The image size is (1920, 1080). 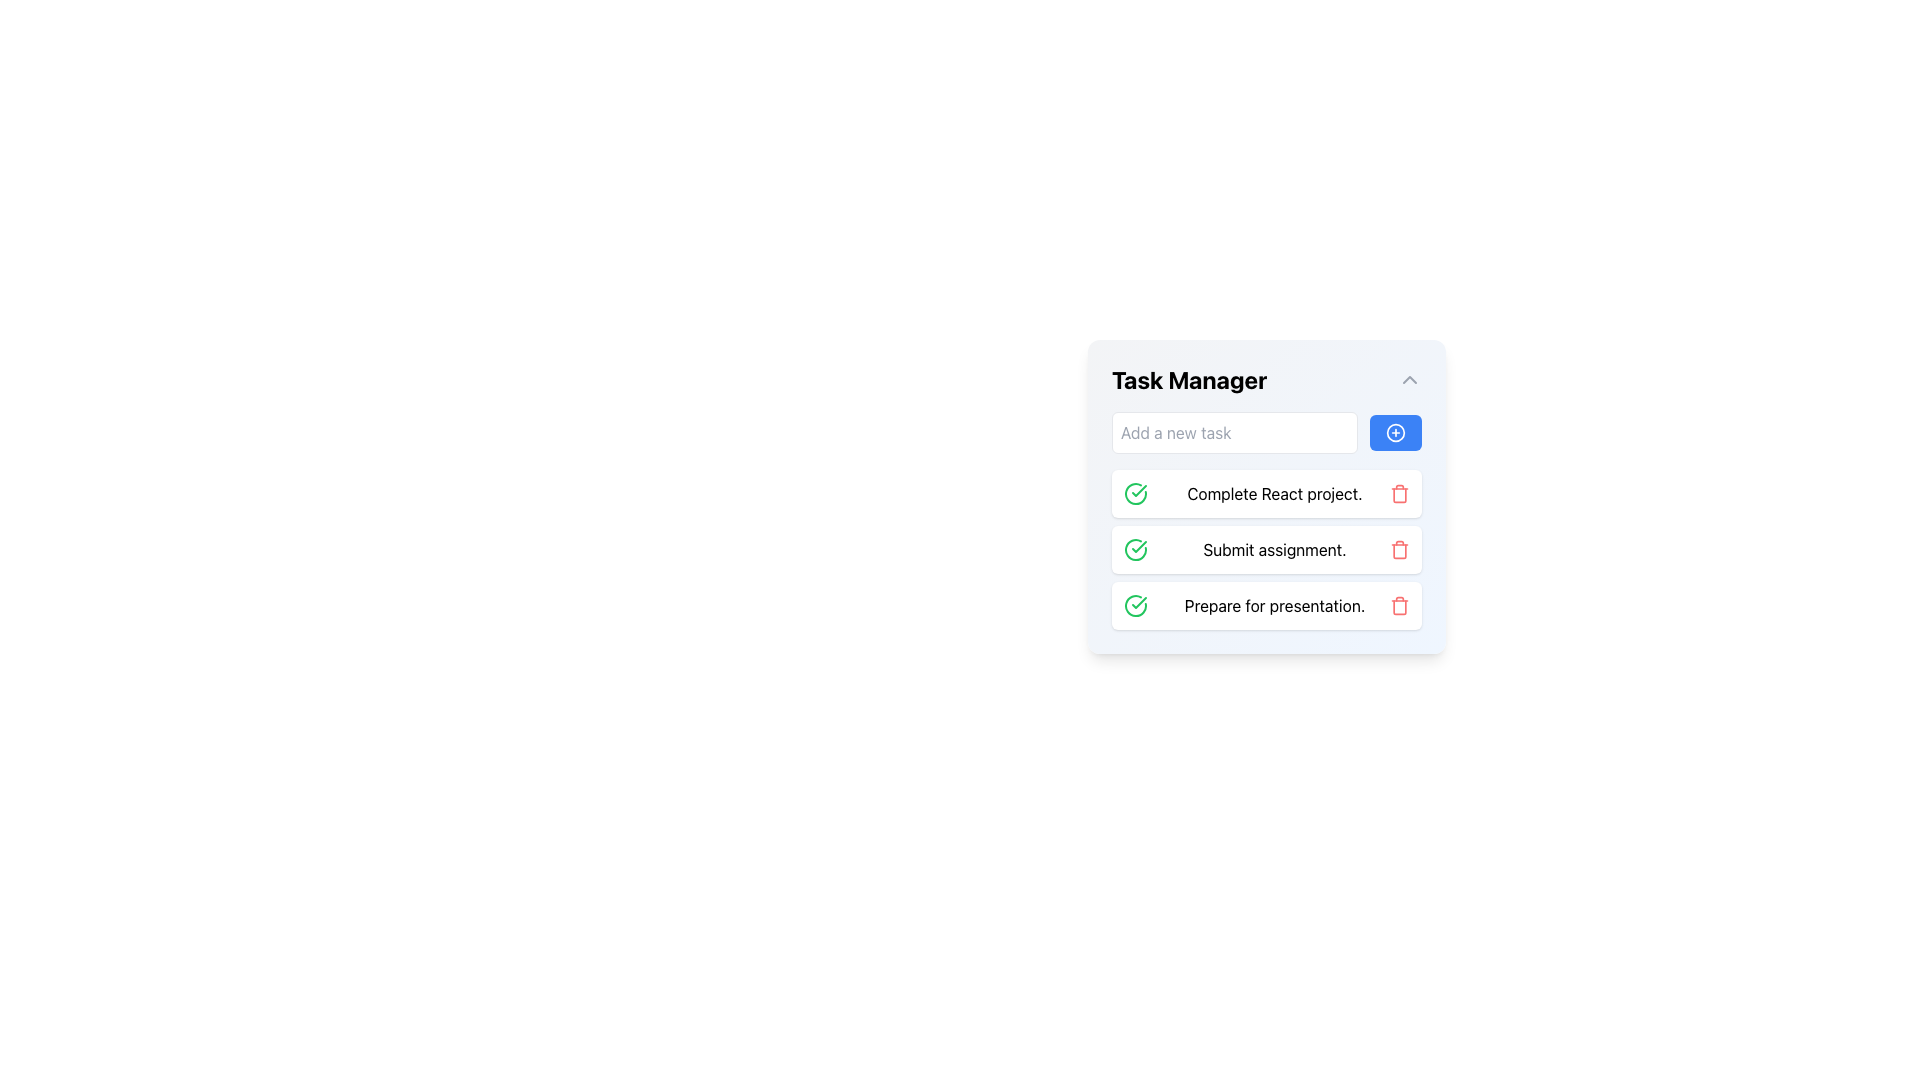 What do you see at coordinates (1395, 431) in the screenshot?
I see `the button/icon that adds a new task, which is located on the right side of the 'Add a new task' input field in the Task Manager interface` at bounding box center [1395, 431].